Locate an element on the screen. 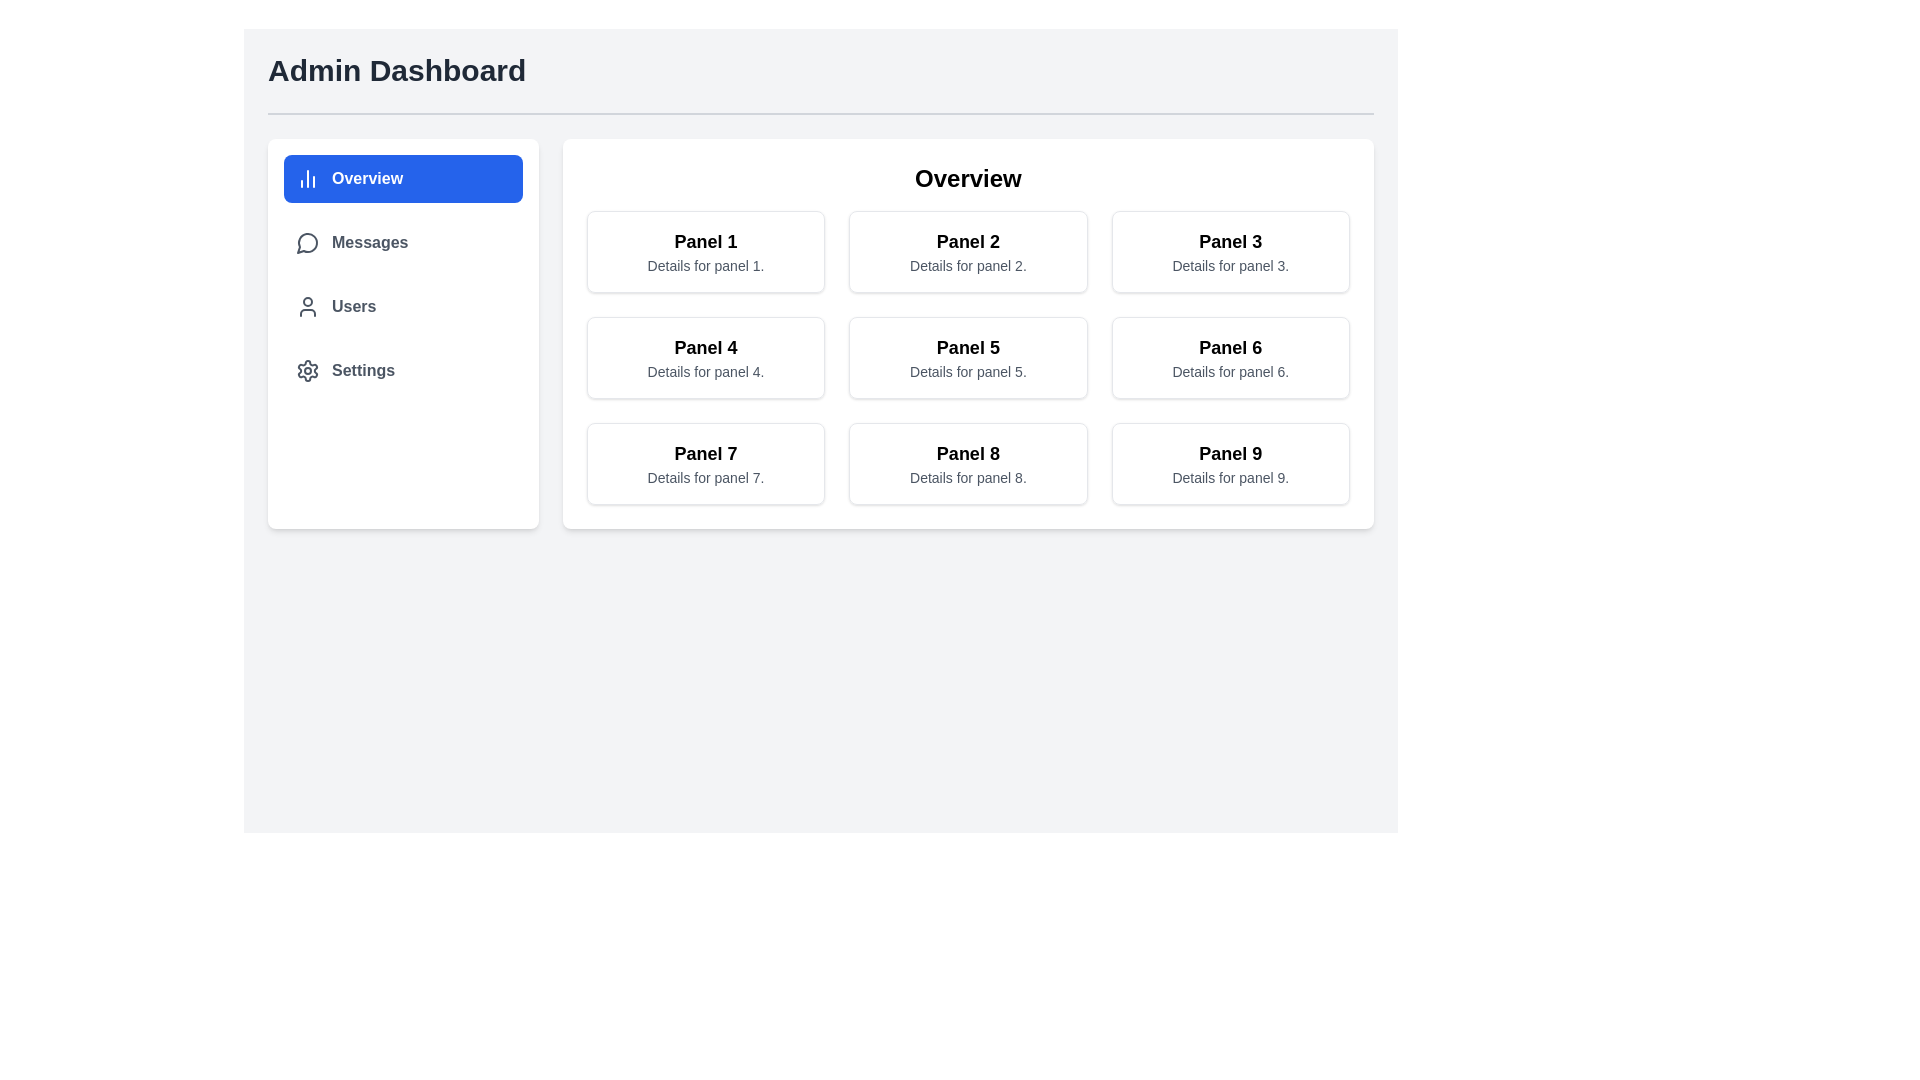 This screenshot has width=1920, height=1080. the card panel in the center column of the second row to interact with or open details related to Panel 5 is located at coordinates (968, 333).